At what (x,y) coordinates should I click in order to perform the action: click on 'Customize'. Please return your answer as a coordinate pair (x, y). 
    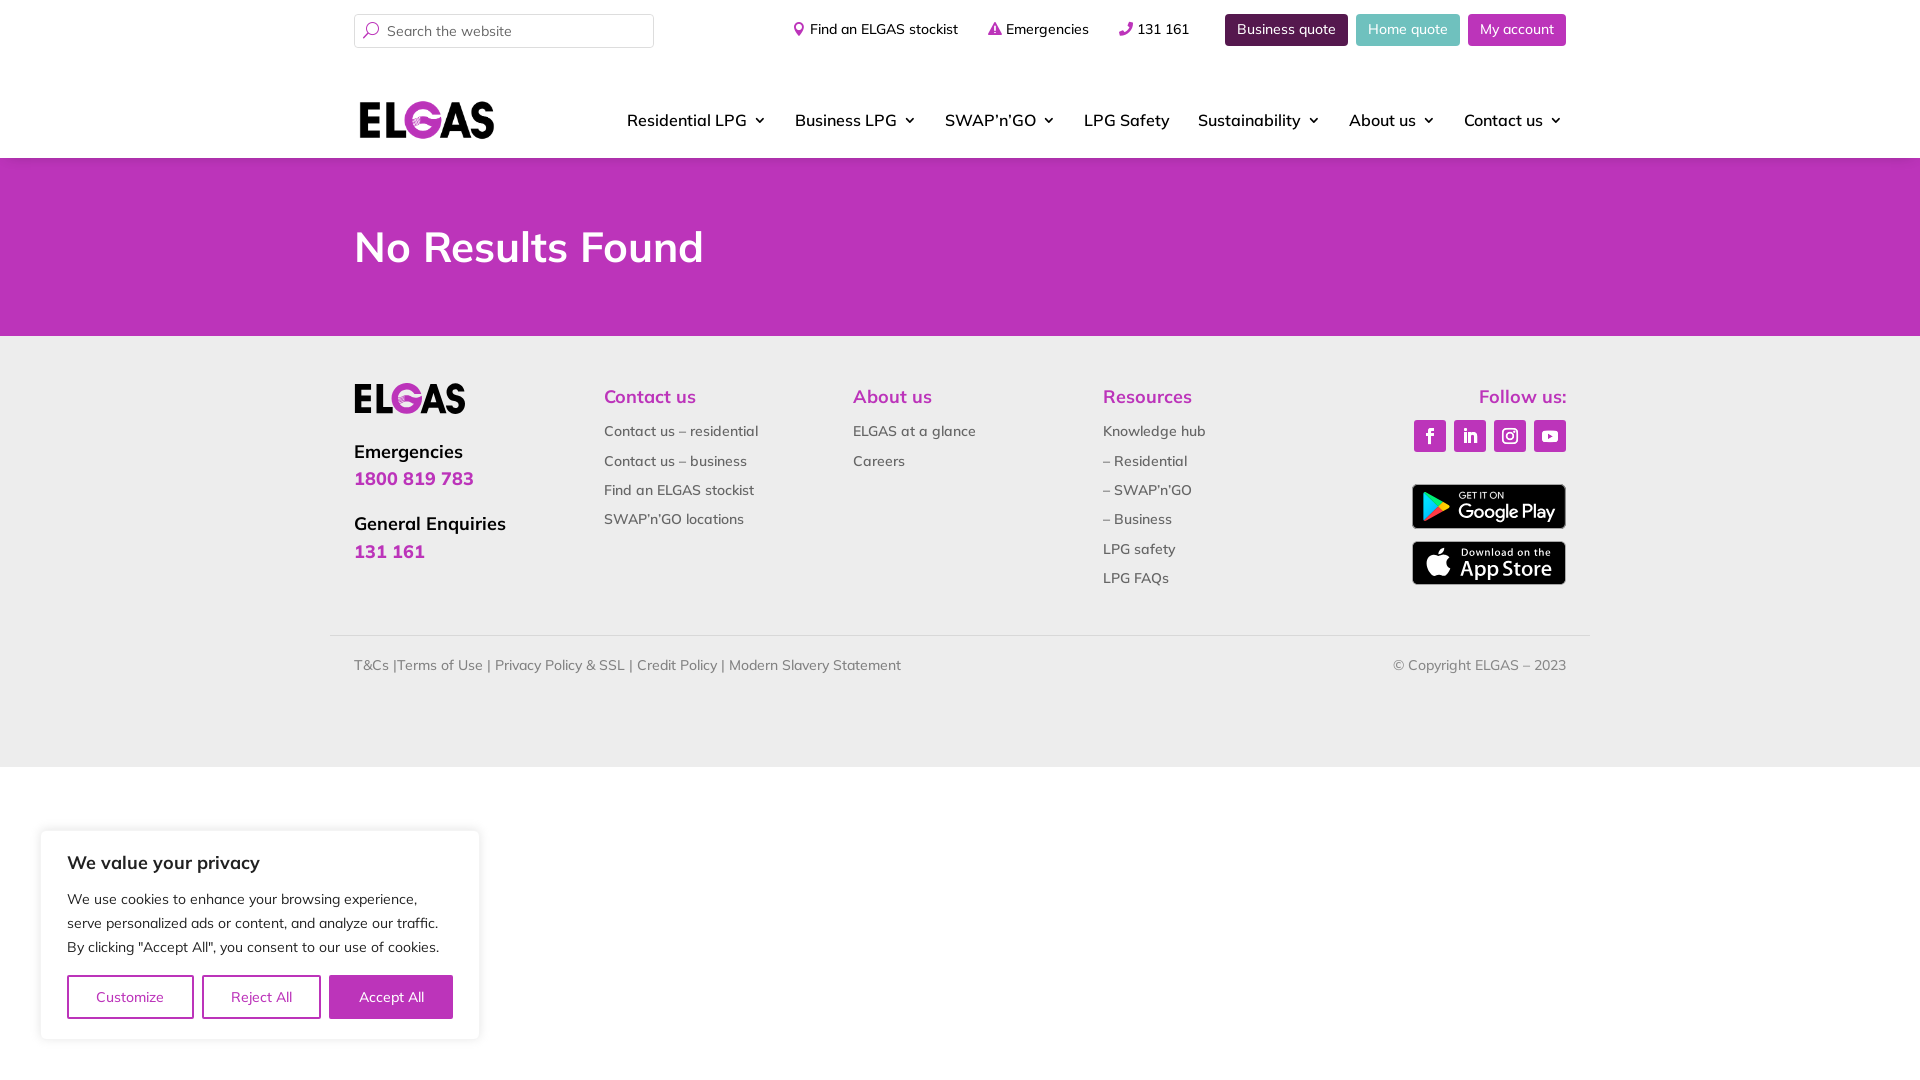
    Looking at the image, I should click on (129, 996).